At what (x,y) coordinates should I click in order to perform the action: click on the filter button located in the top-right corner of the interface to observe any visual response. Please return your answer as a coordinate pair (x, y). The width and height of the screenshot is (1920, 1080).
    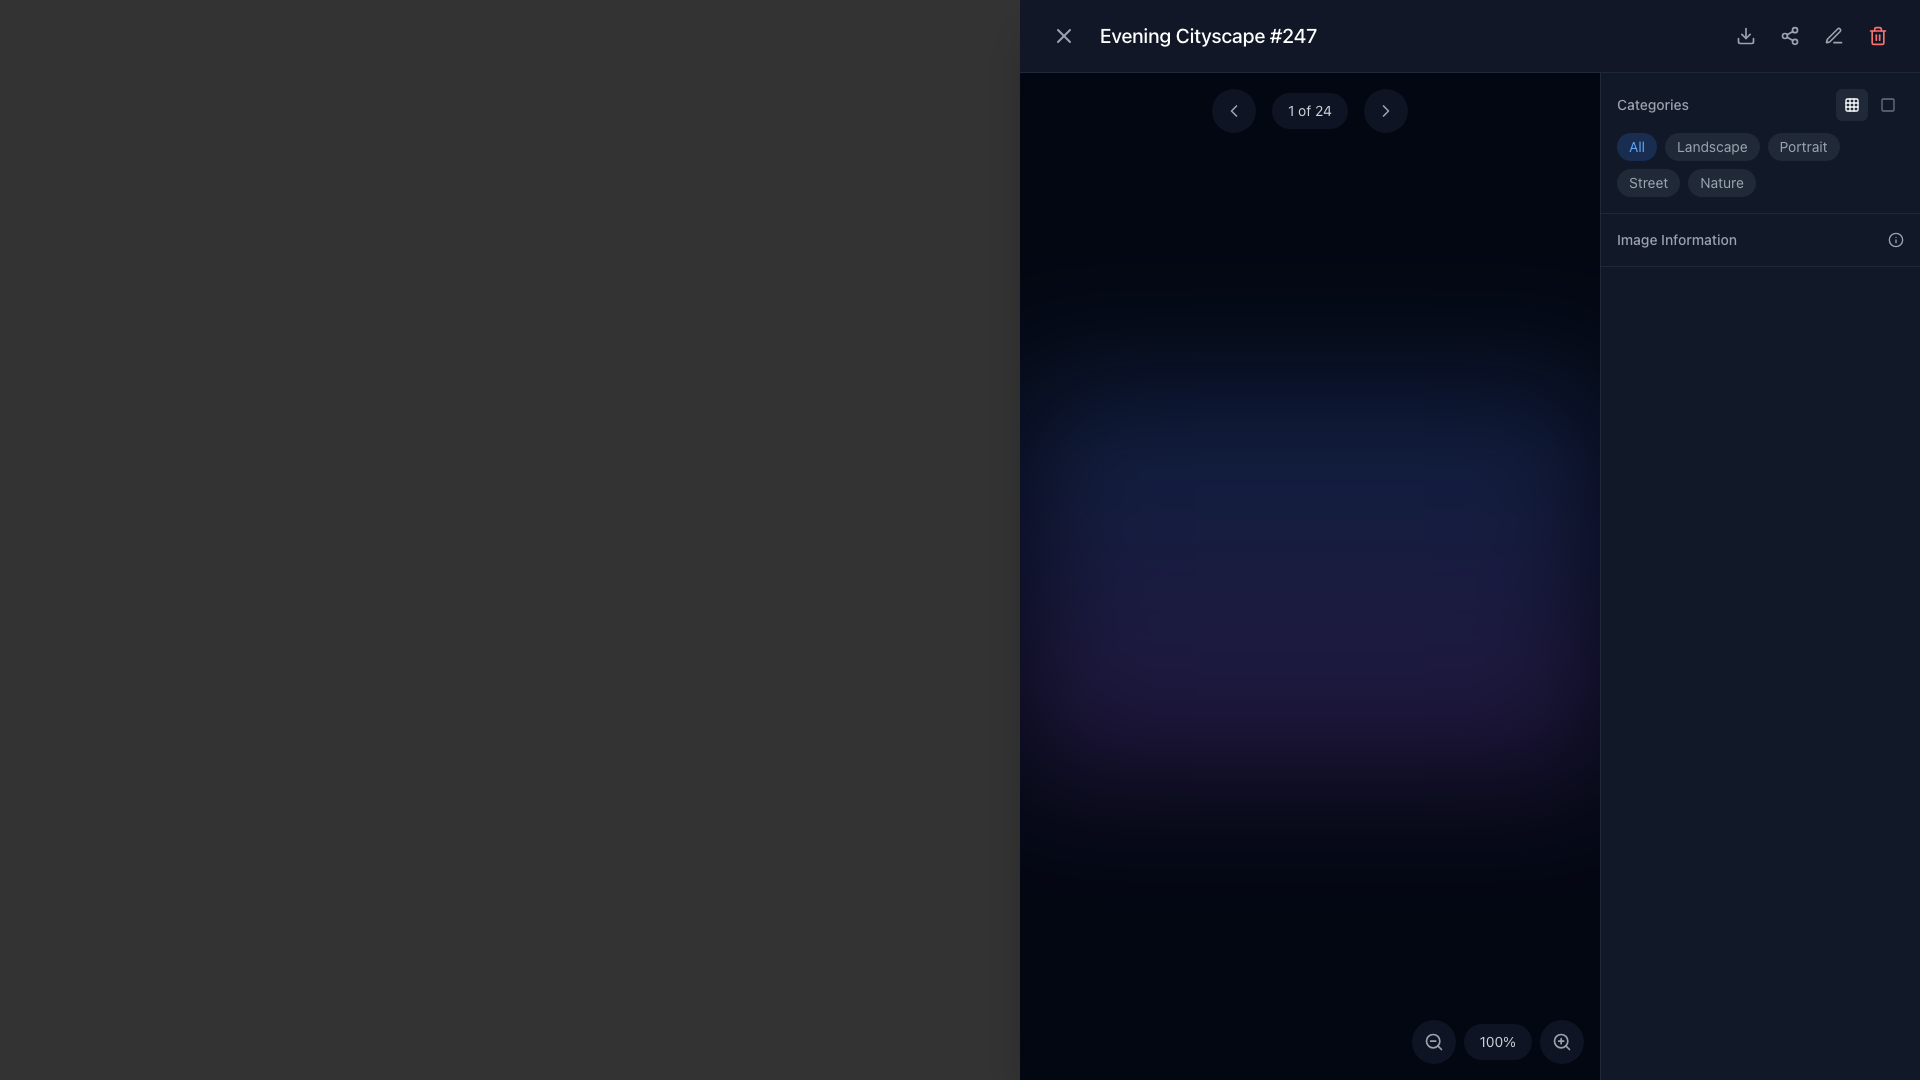
    Looking at the image, I should click on (1636, 145).